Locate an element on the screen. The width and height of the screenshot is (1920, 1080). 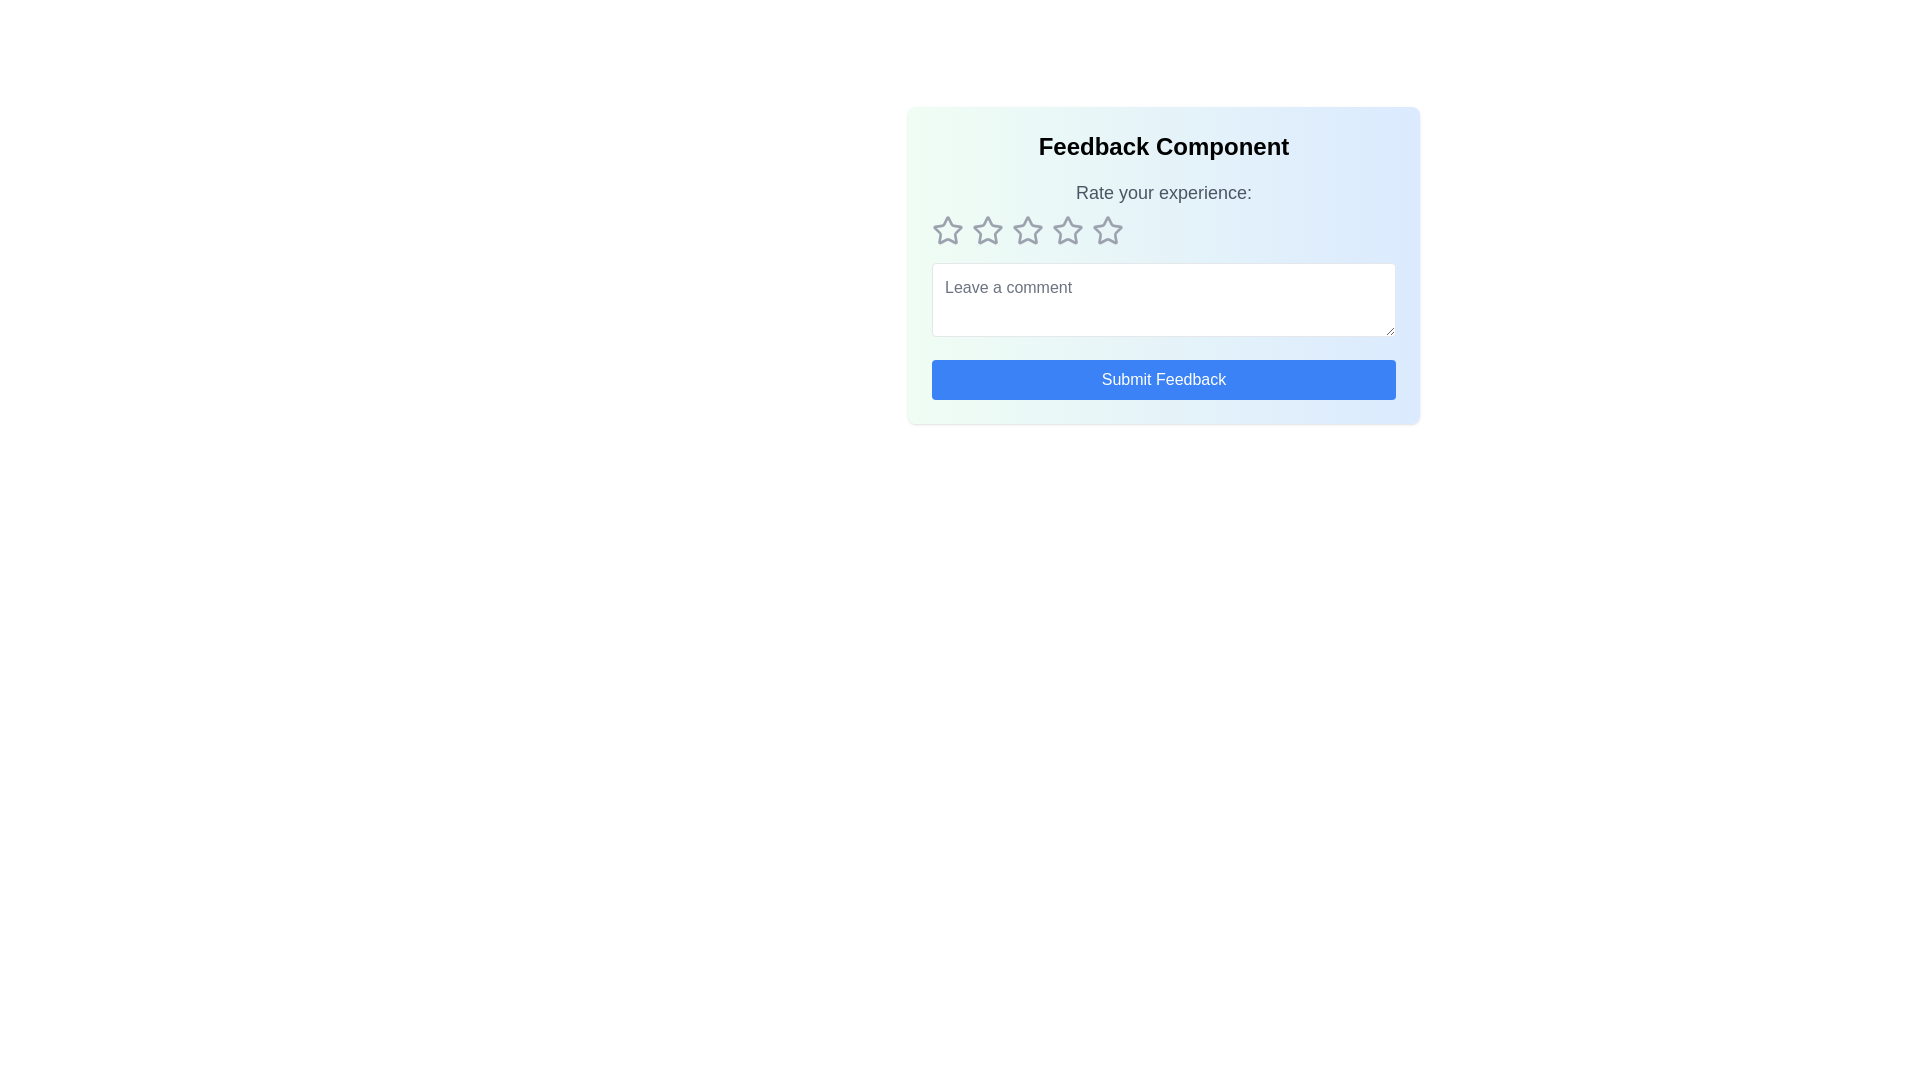
the fourth star-shaped icon in the rating component, which is outlined in gray and positioned below the 'Rate your experience' text is located at coordinates (1067, 230).